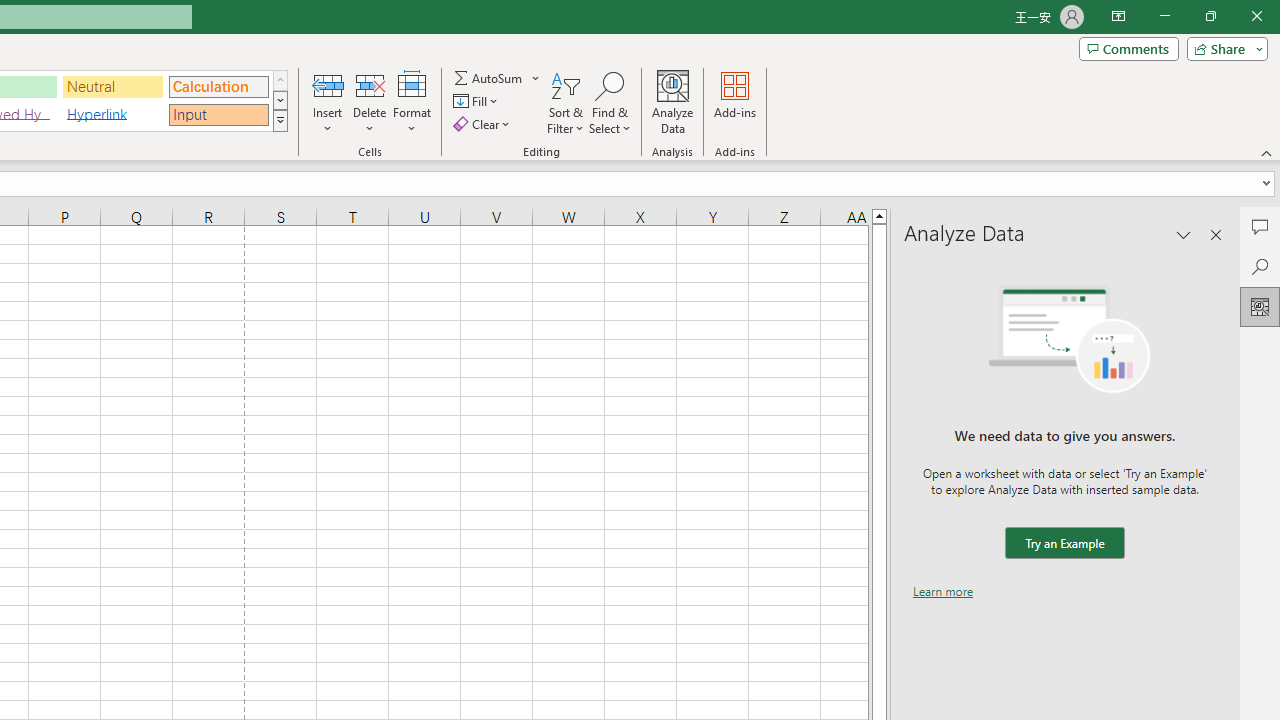  Describe the element at coordinates (942, 590) in the screenshot. I see `'Learn more'` at that location.